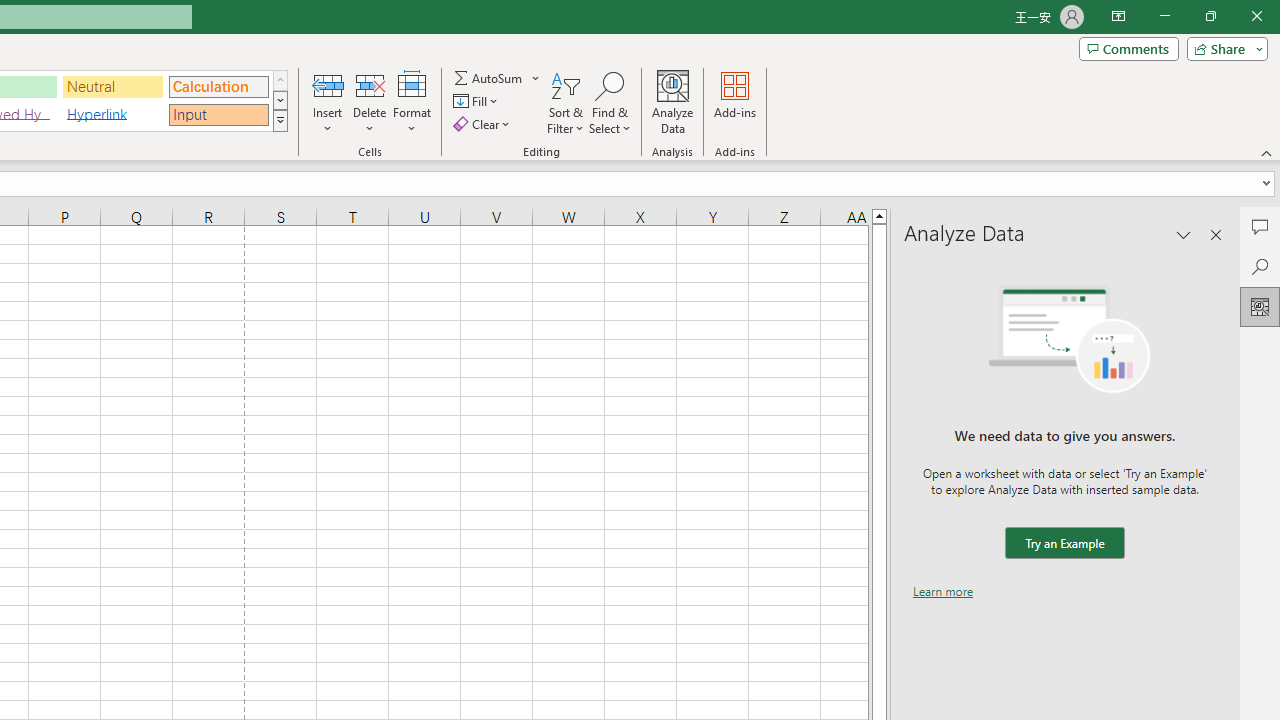  Describe the element at coordinates (942, 590) in the screenshot. I see `'Learn more'` at that location.